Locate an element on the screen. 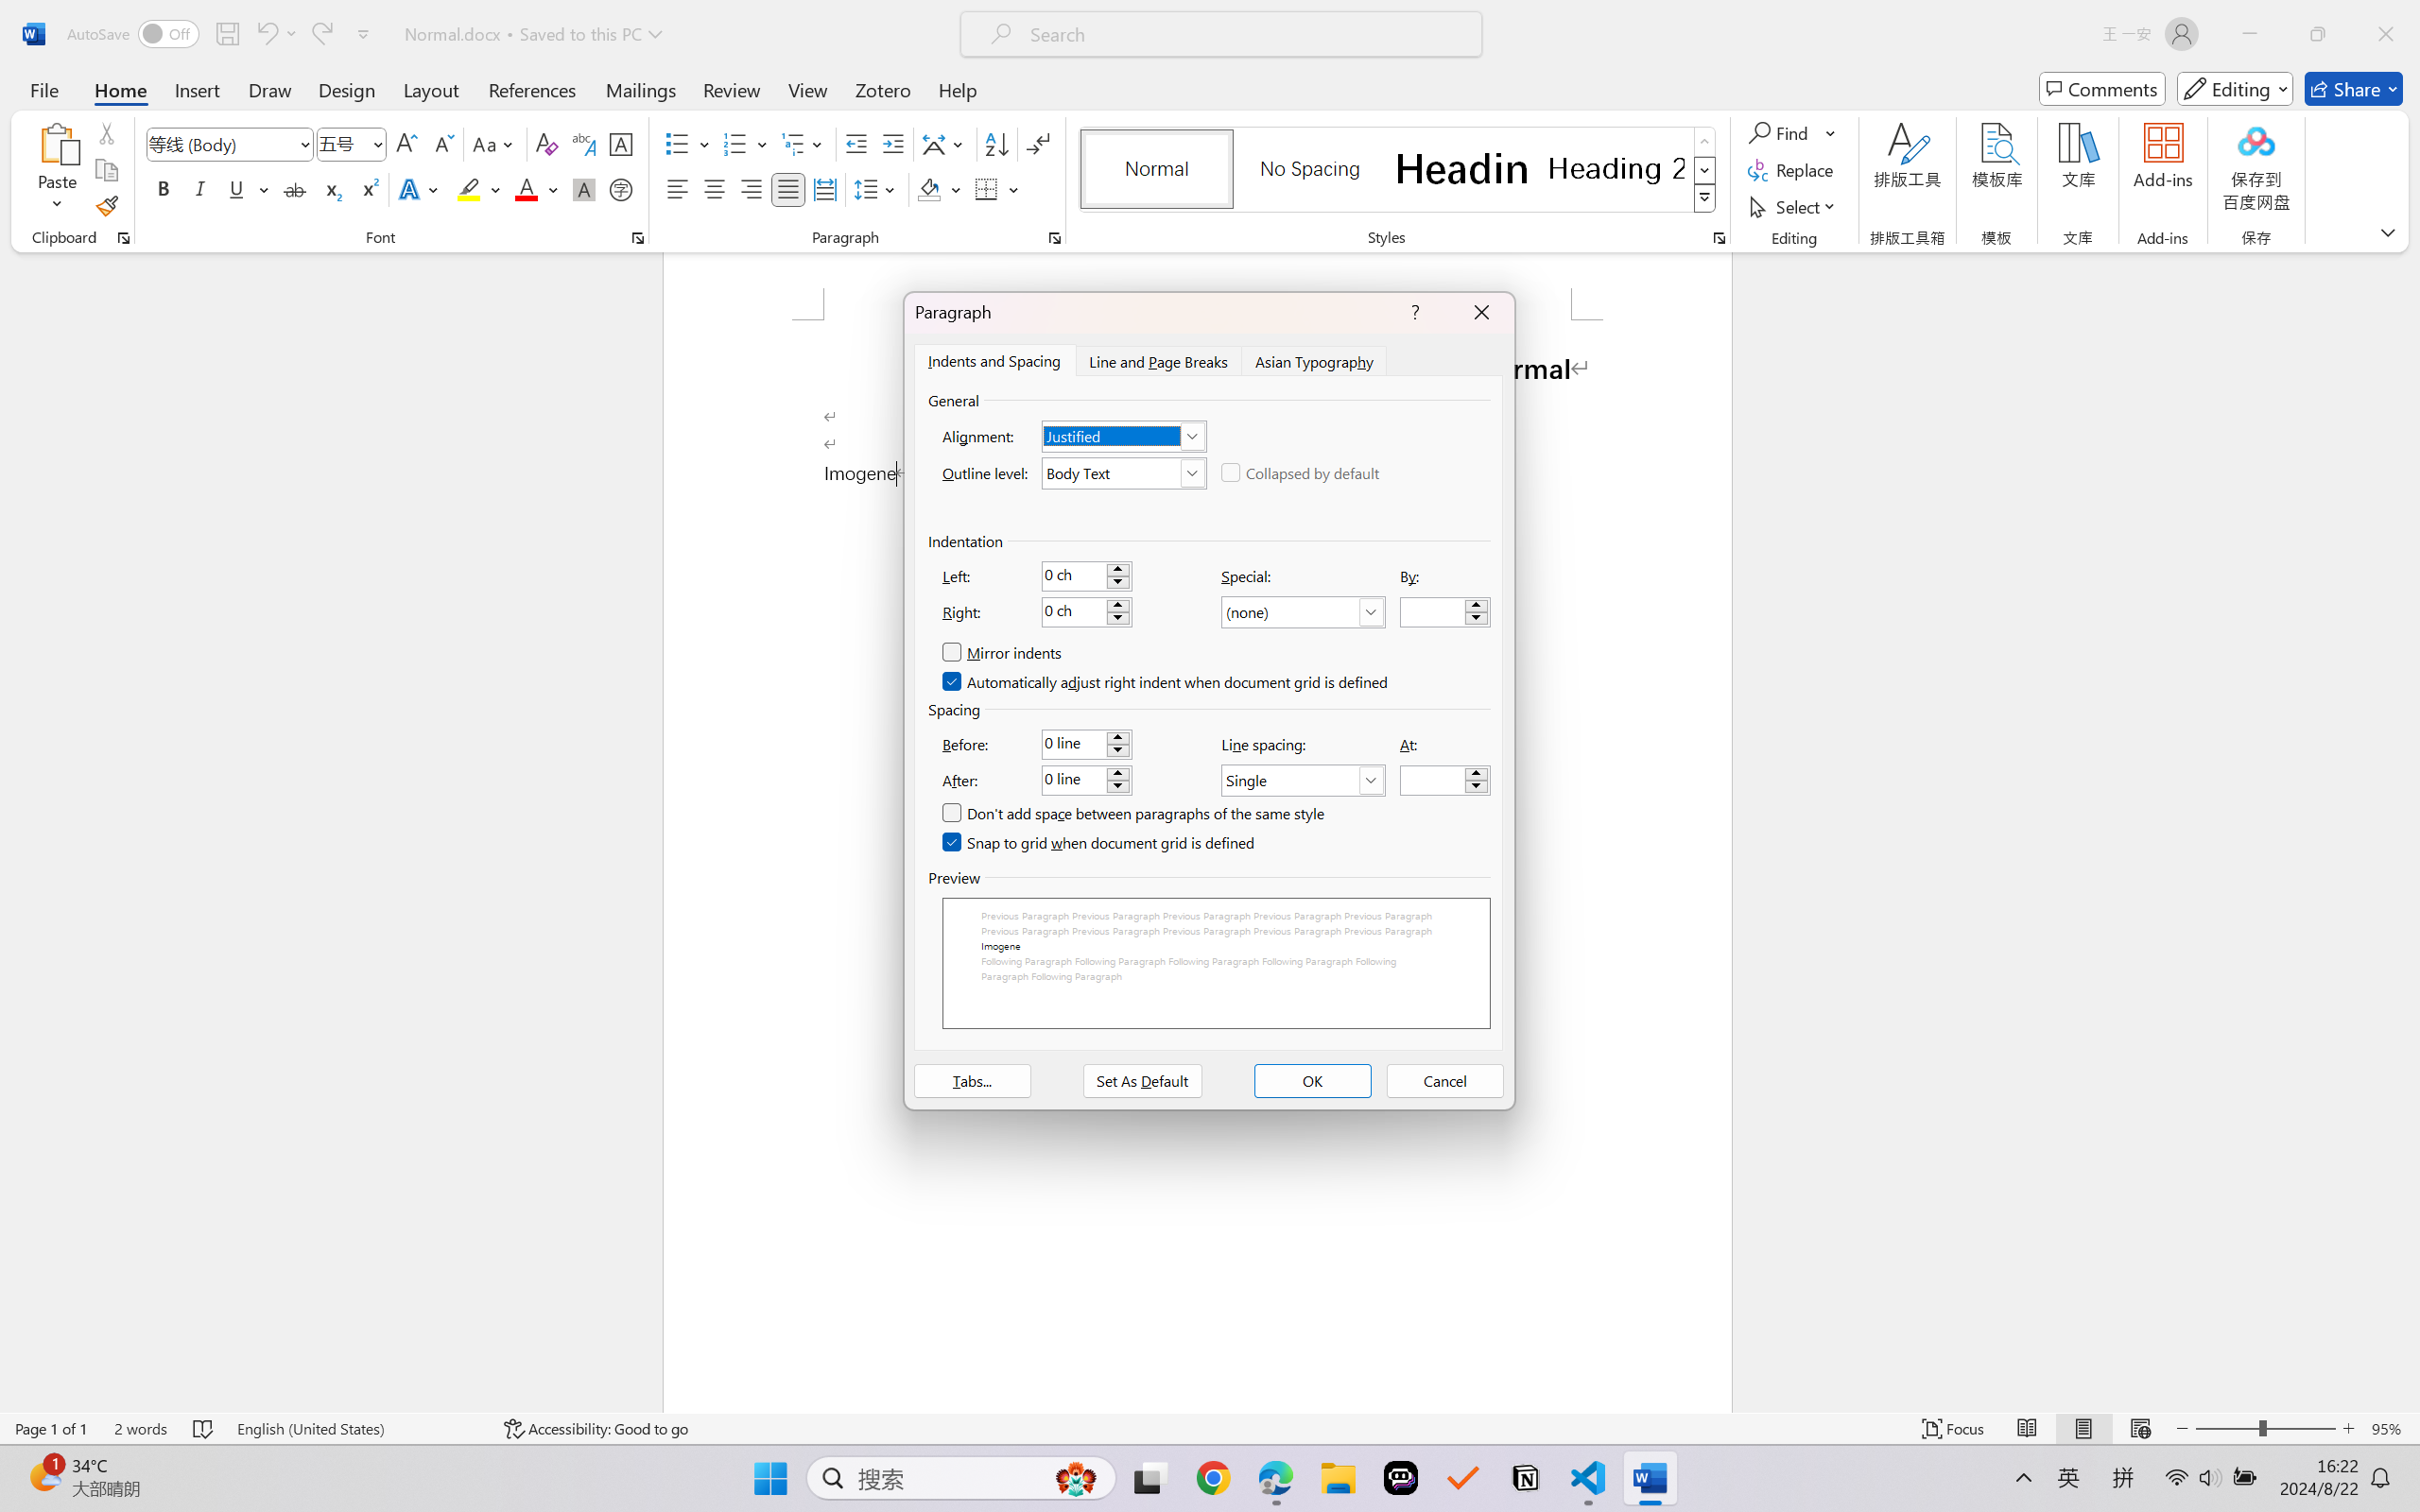  'Italic' is located at coordinates (199, 188).